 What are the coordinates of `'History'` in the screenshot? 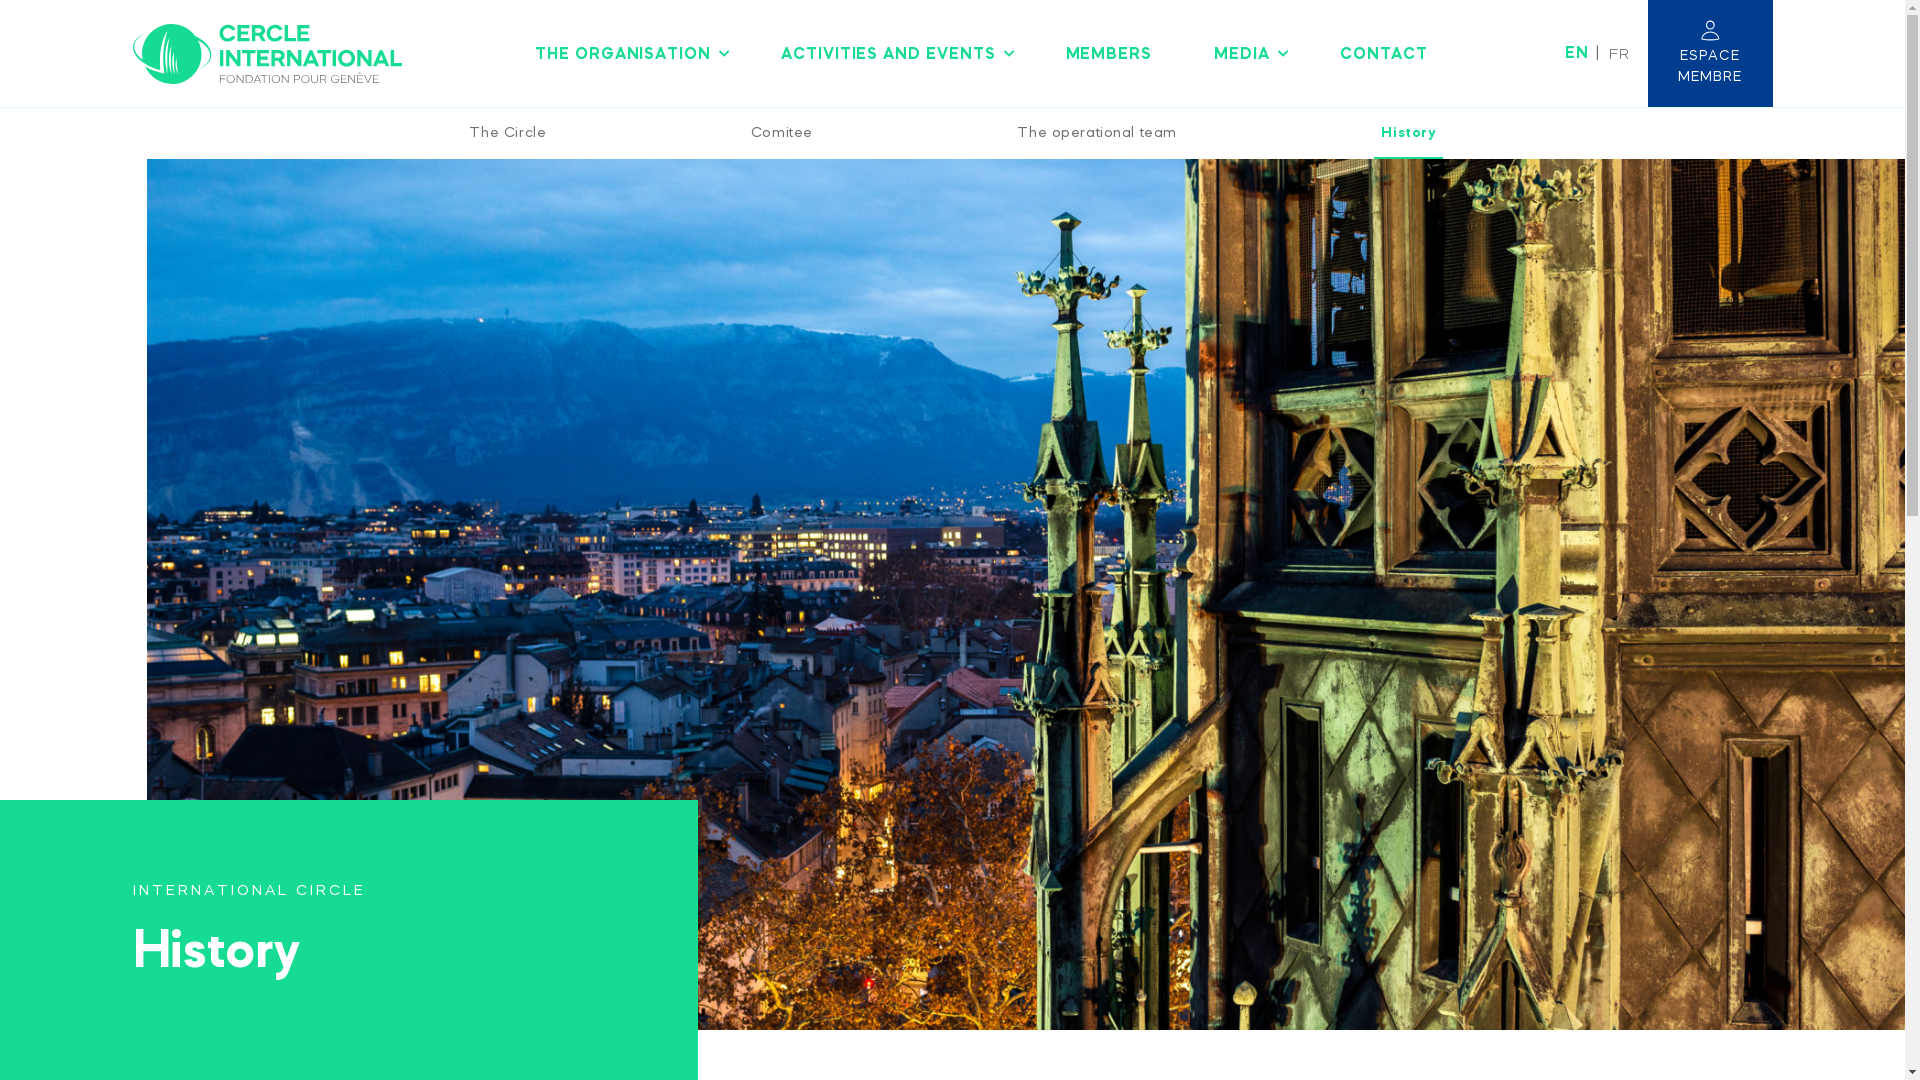 It's located at (1406, 133).